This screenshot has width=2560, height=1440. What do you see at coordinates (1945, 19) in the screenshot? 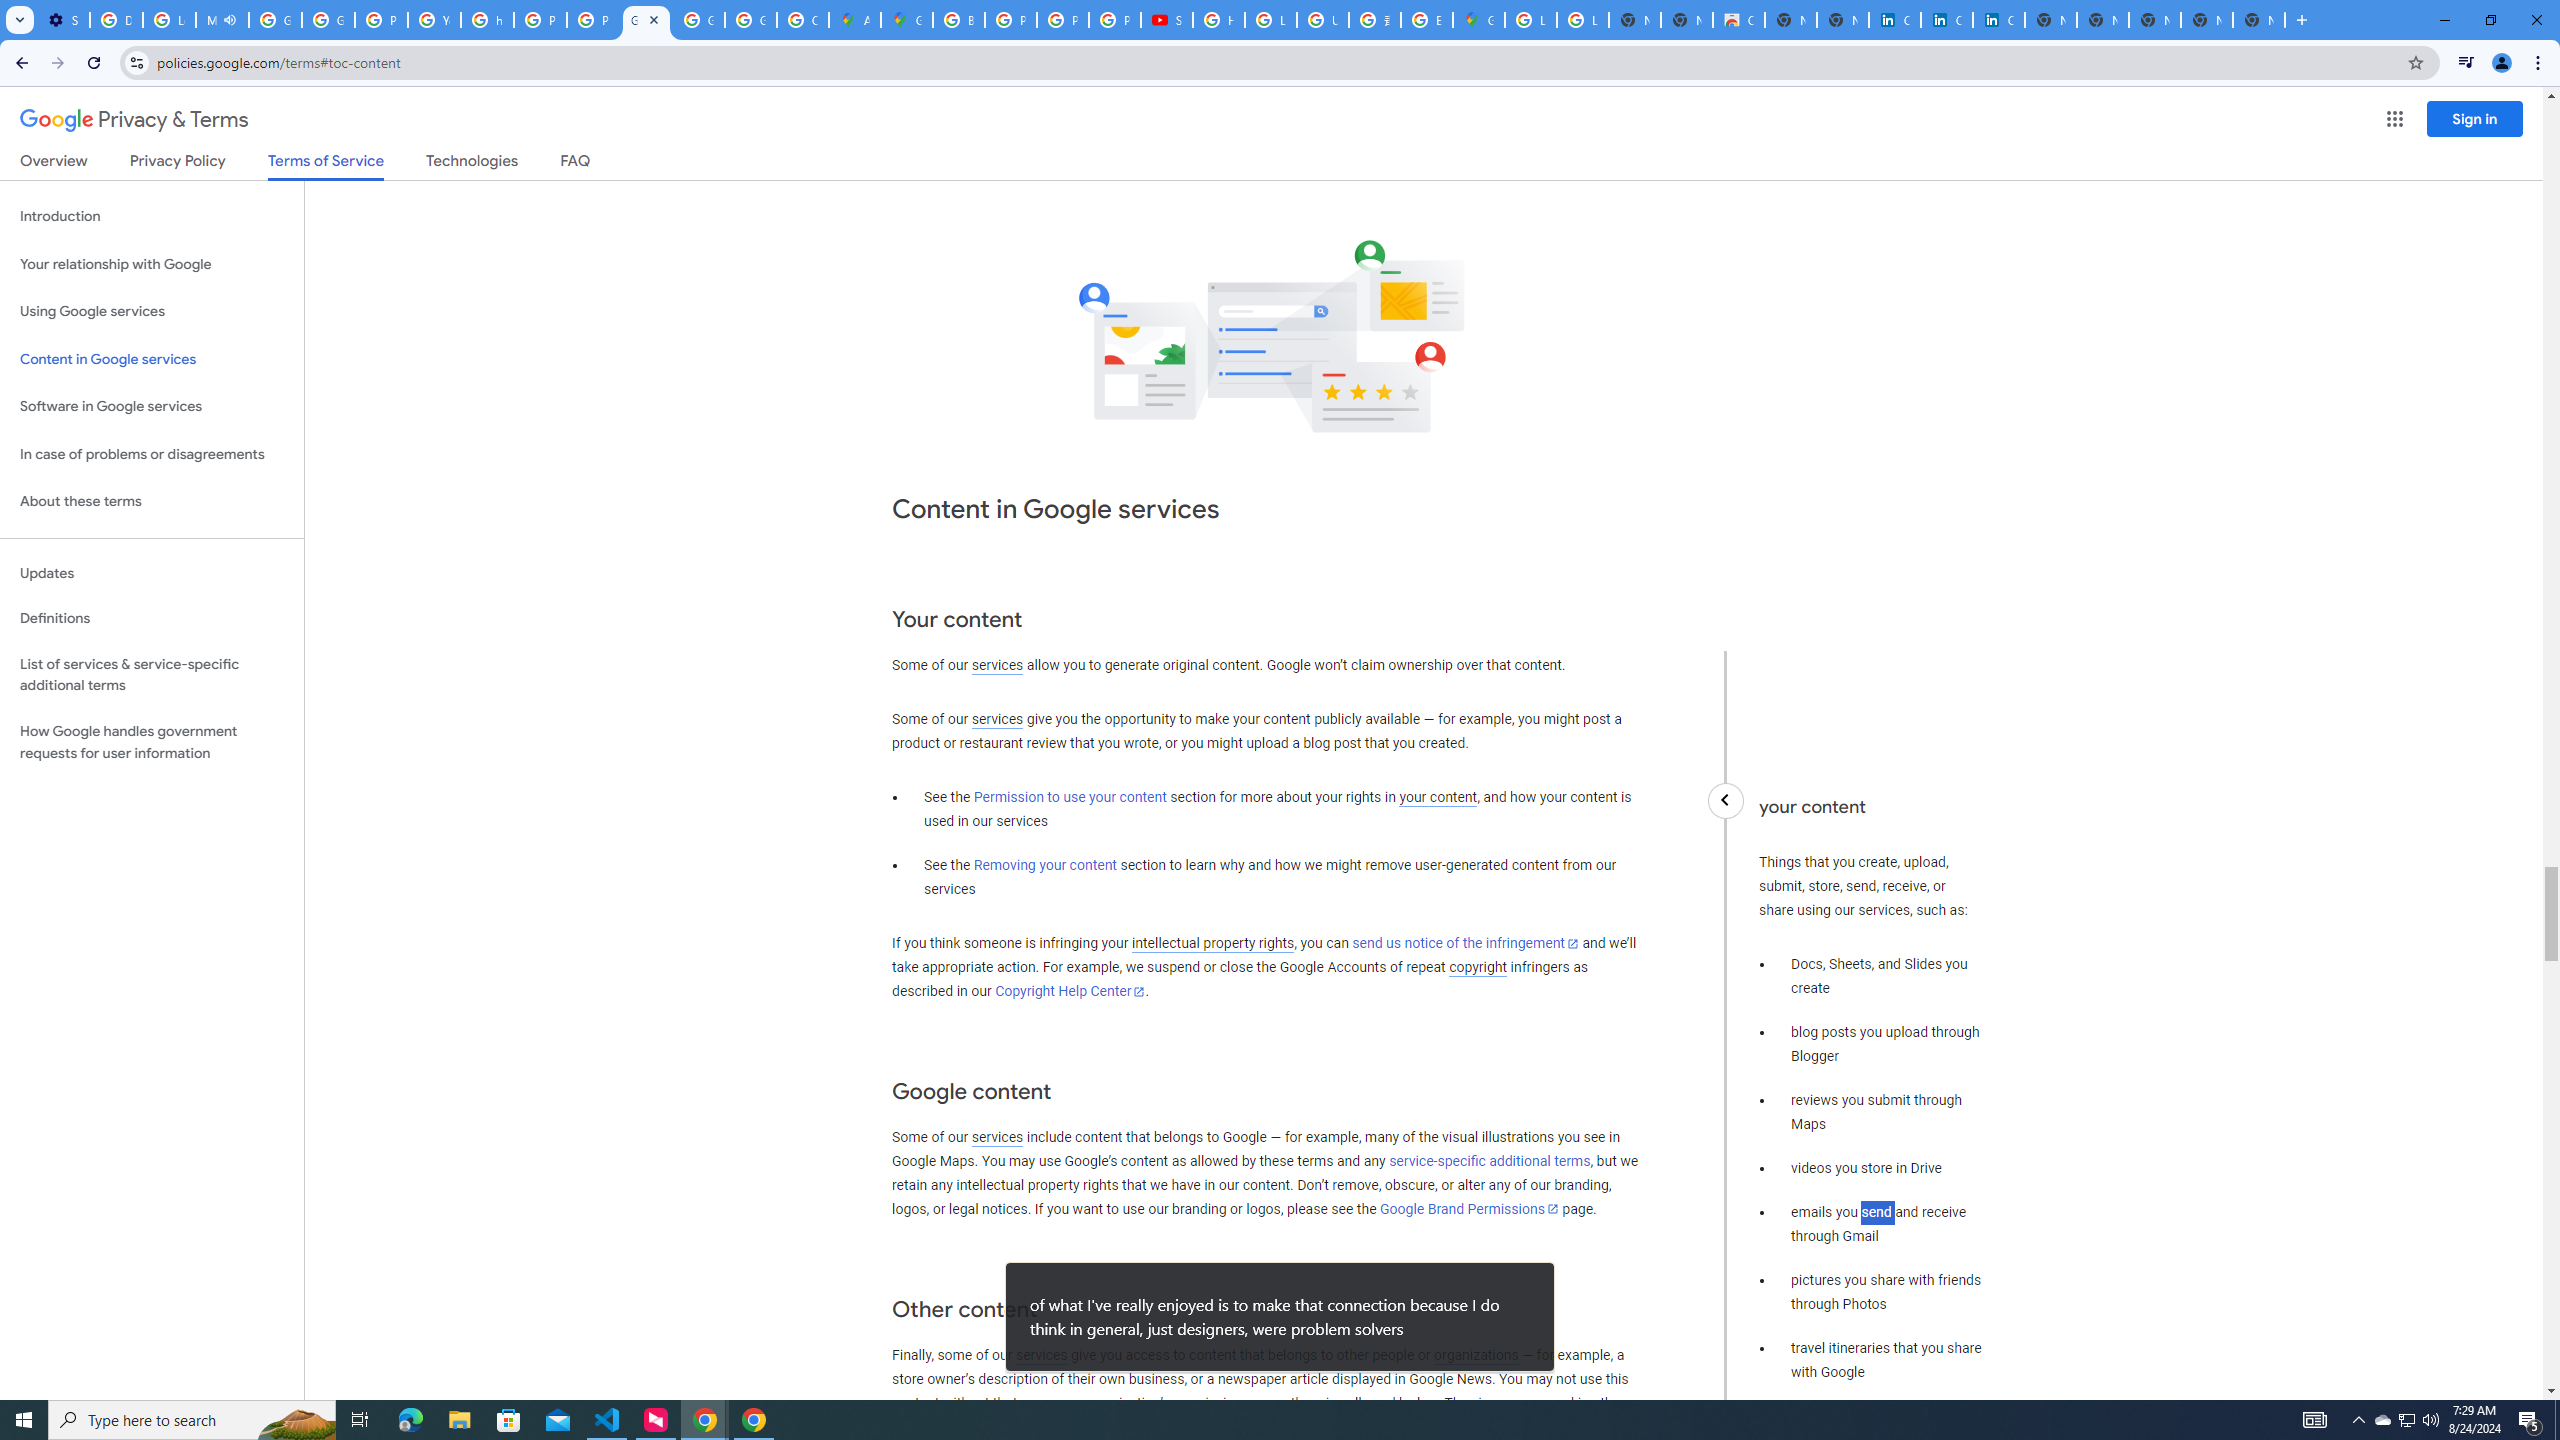
I see `'Cookie Policy | LinkedIn'` at bounding box center [1945, 19].